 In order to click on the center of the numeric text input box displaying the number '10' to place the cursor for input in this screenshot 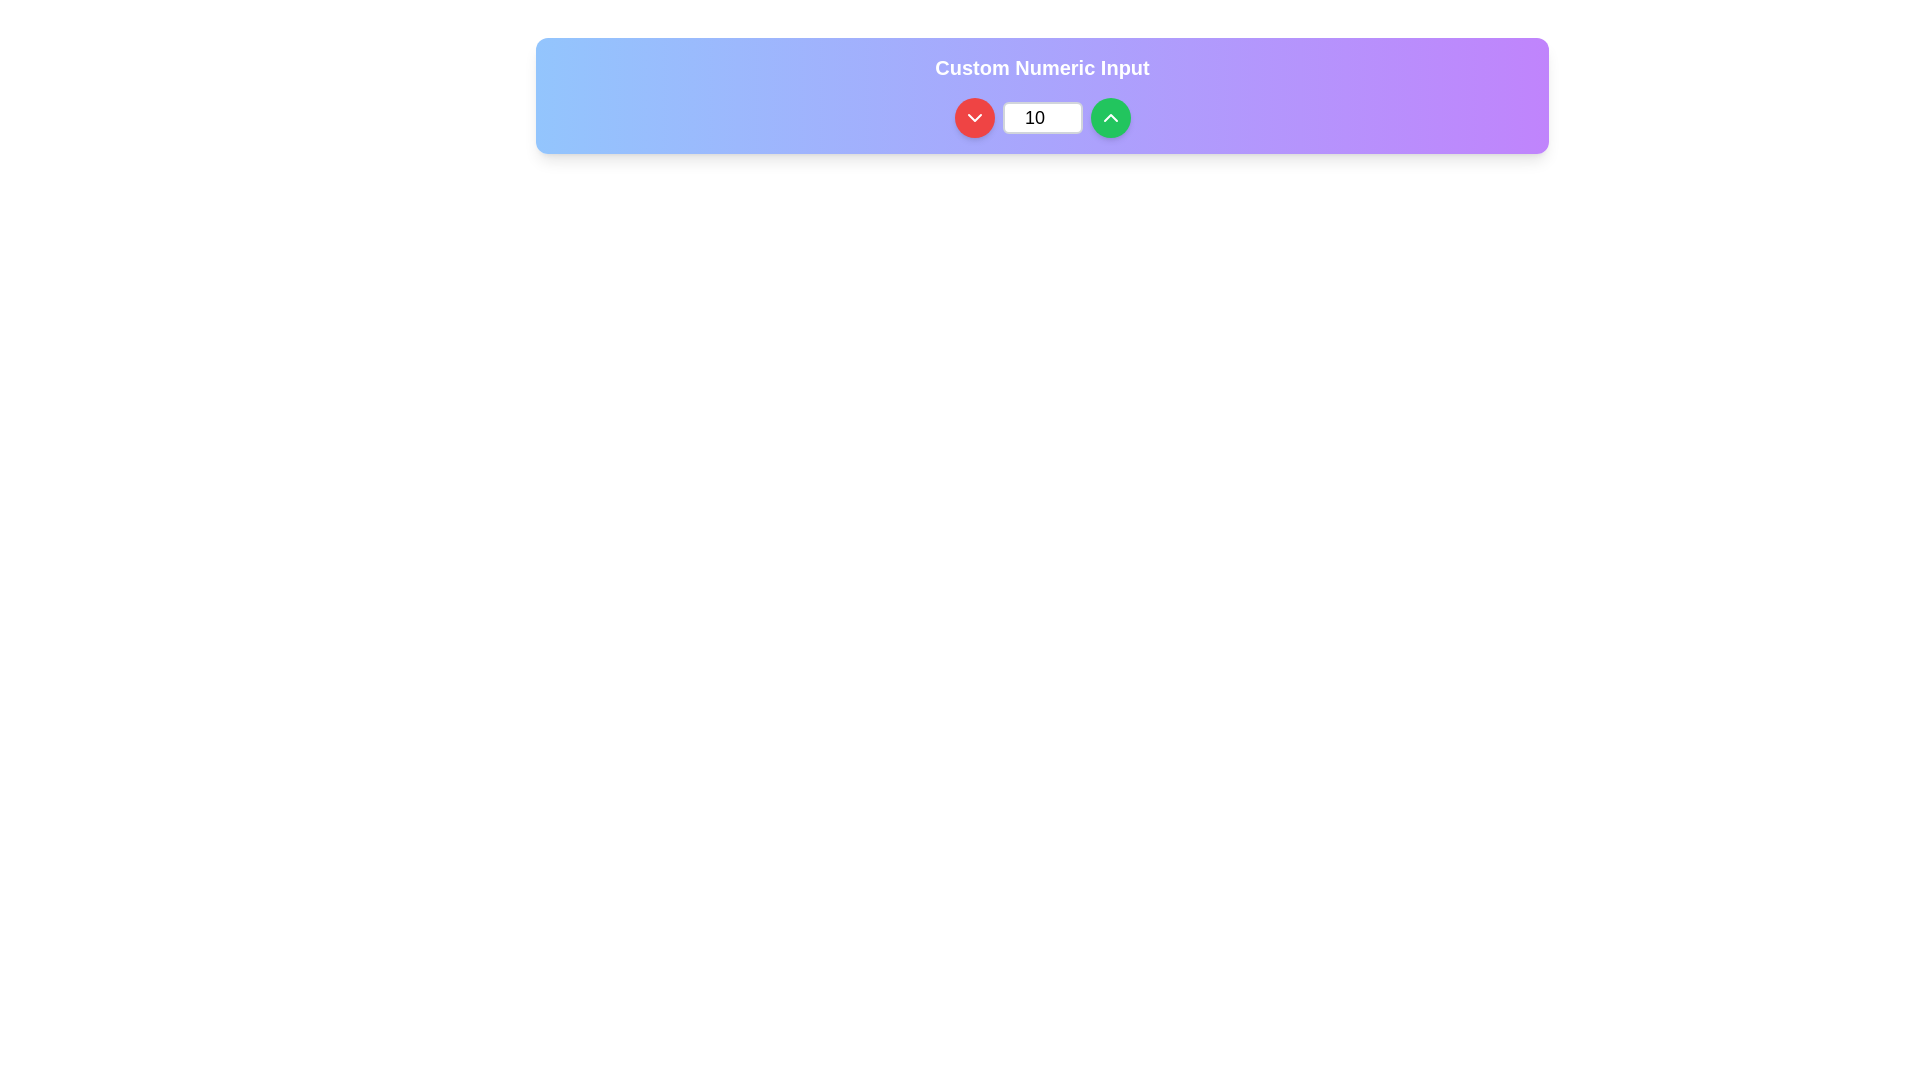, I will do `click(1041, 118)`.